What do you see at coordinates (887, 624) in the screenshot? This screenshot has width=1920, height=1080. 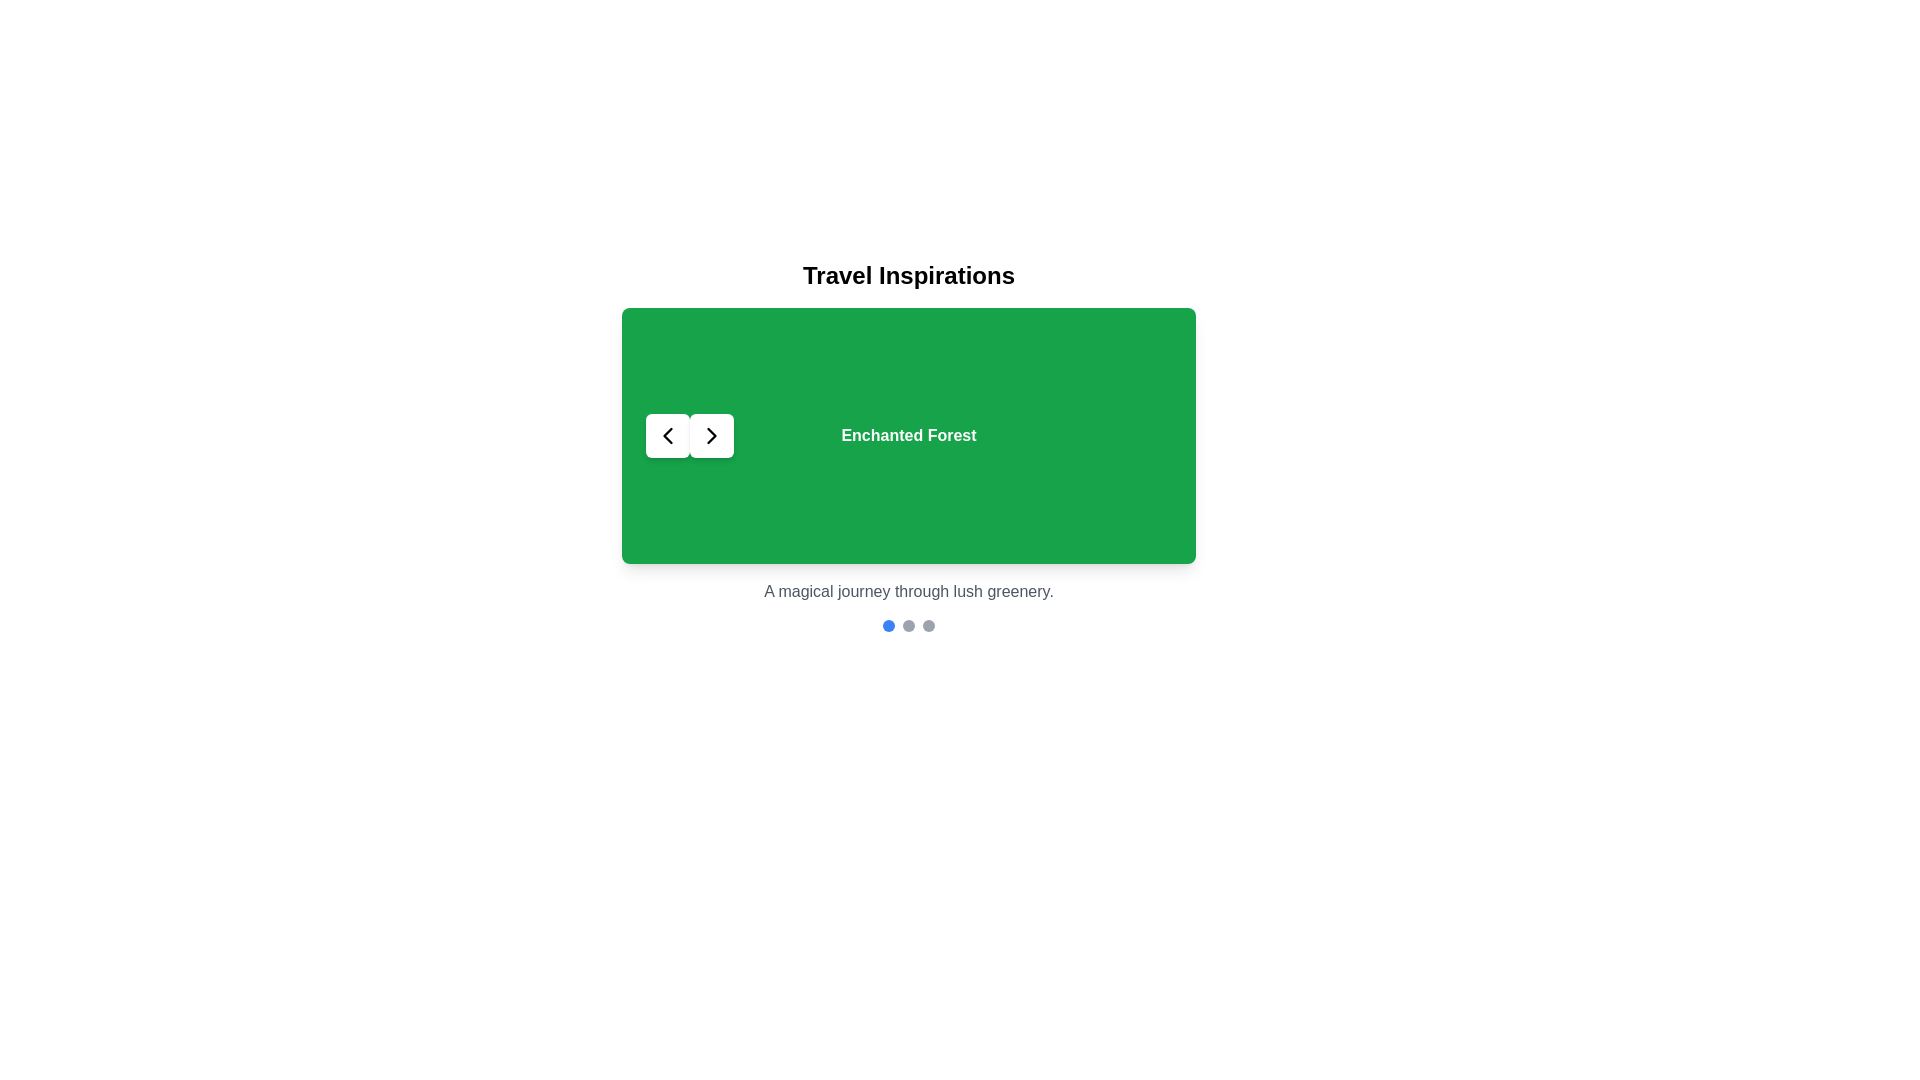 I see `the blue progress indicator dot located under the text 'A magical journey through lush greenery' to change the slide` at bounding box center [887, 624].